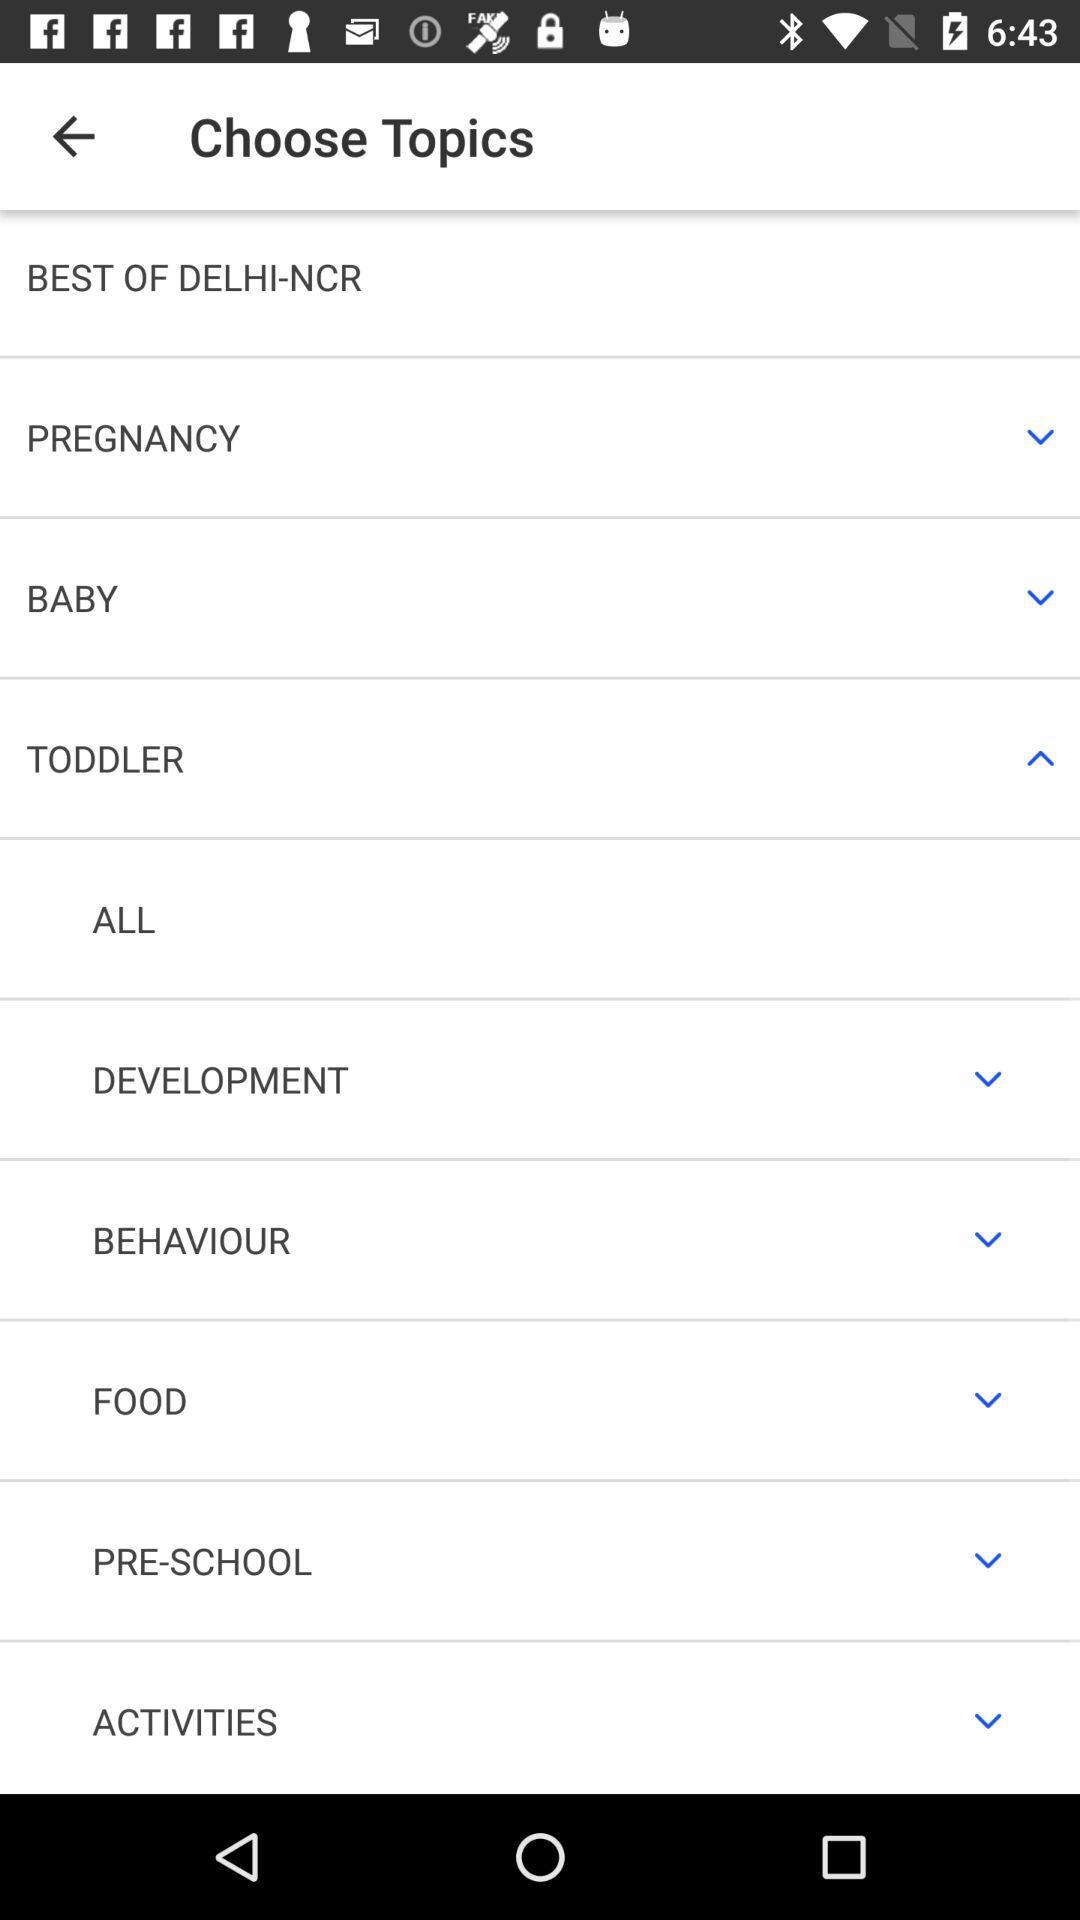  What do you see at coordinates (72, 135) in the screenshot?
I see `the icon at the top left corner` at bounding box center [72, 135].